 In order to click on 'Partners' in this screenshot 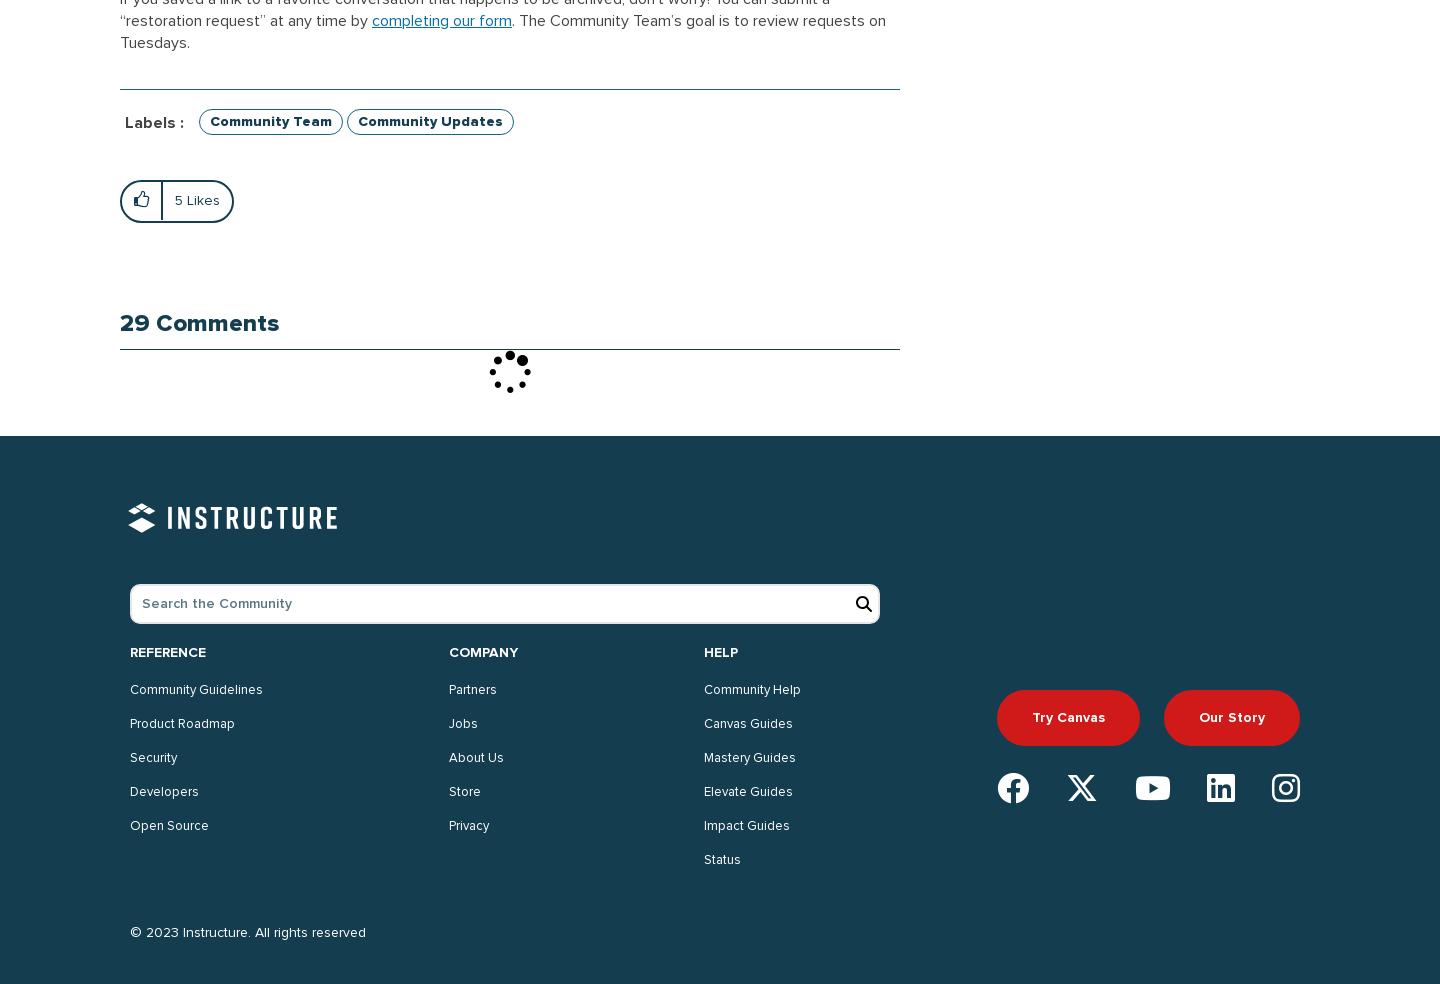, I will do `click(473, 690)`.